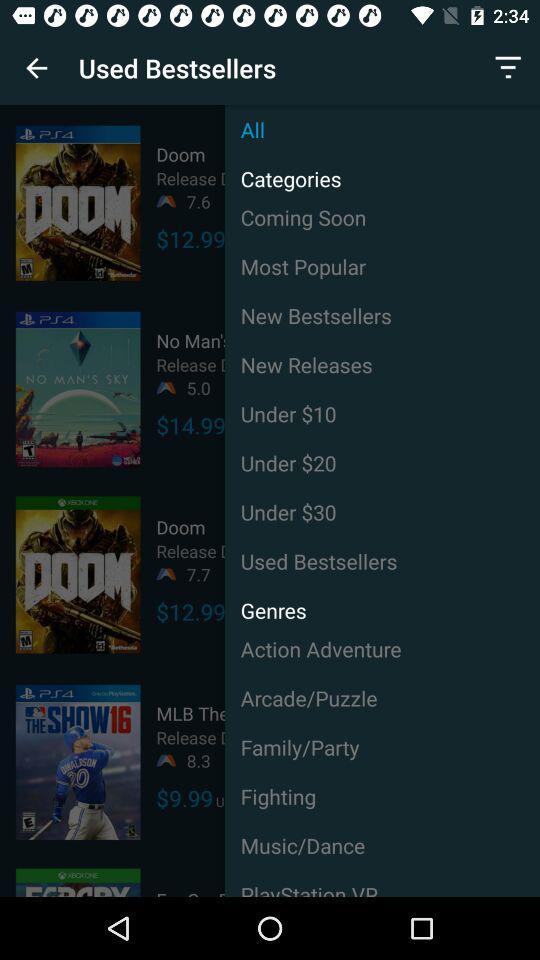  Describe the element at coordinates (382, 648) in the screenshot. I see `item above arcade/puzzle item` at that location.